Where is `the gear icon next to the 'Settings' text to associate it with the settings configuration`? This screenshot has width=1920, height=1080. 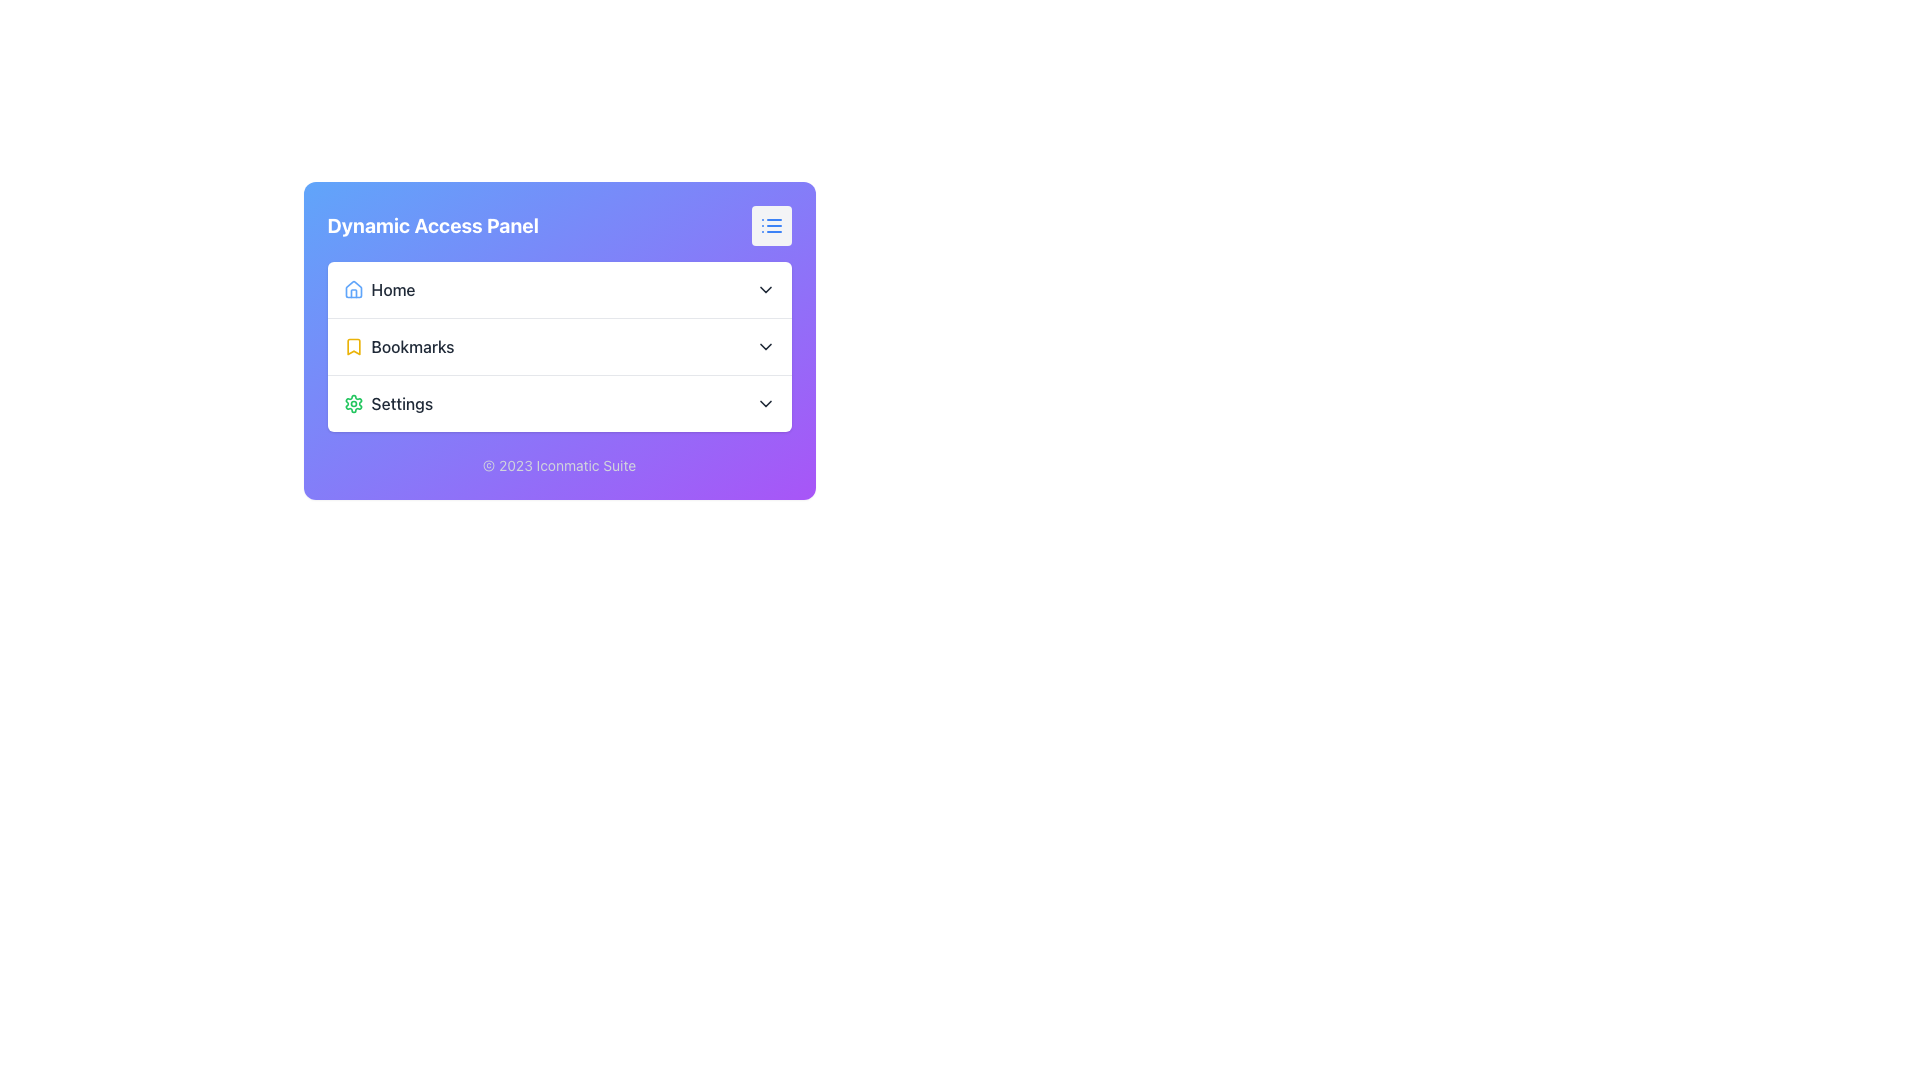
the gear icon next to the 'Settings' text to associate it with the settings configuration is located at coordinates (353, 404).